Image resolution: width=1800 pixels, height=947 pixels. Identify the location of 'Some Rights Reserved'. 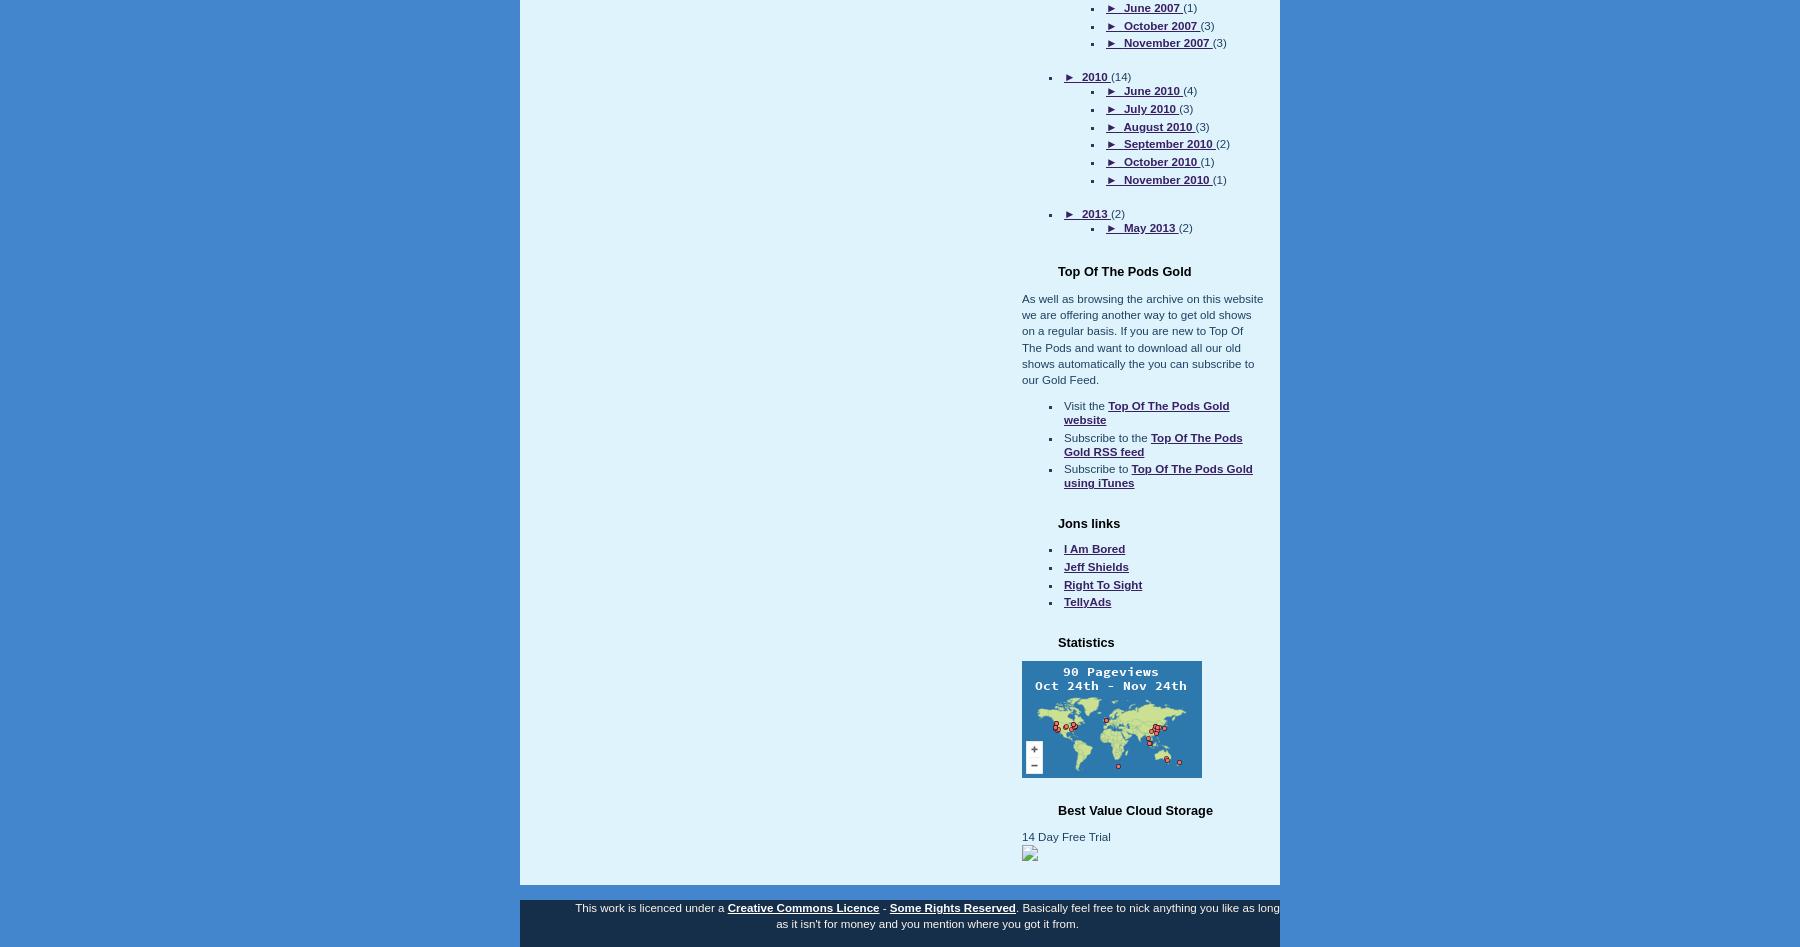
(951, 906).